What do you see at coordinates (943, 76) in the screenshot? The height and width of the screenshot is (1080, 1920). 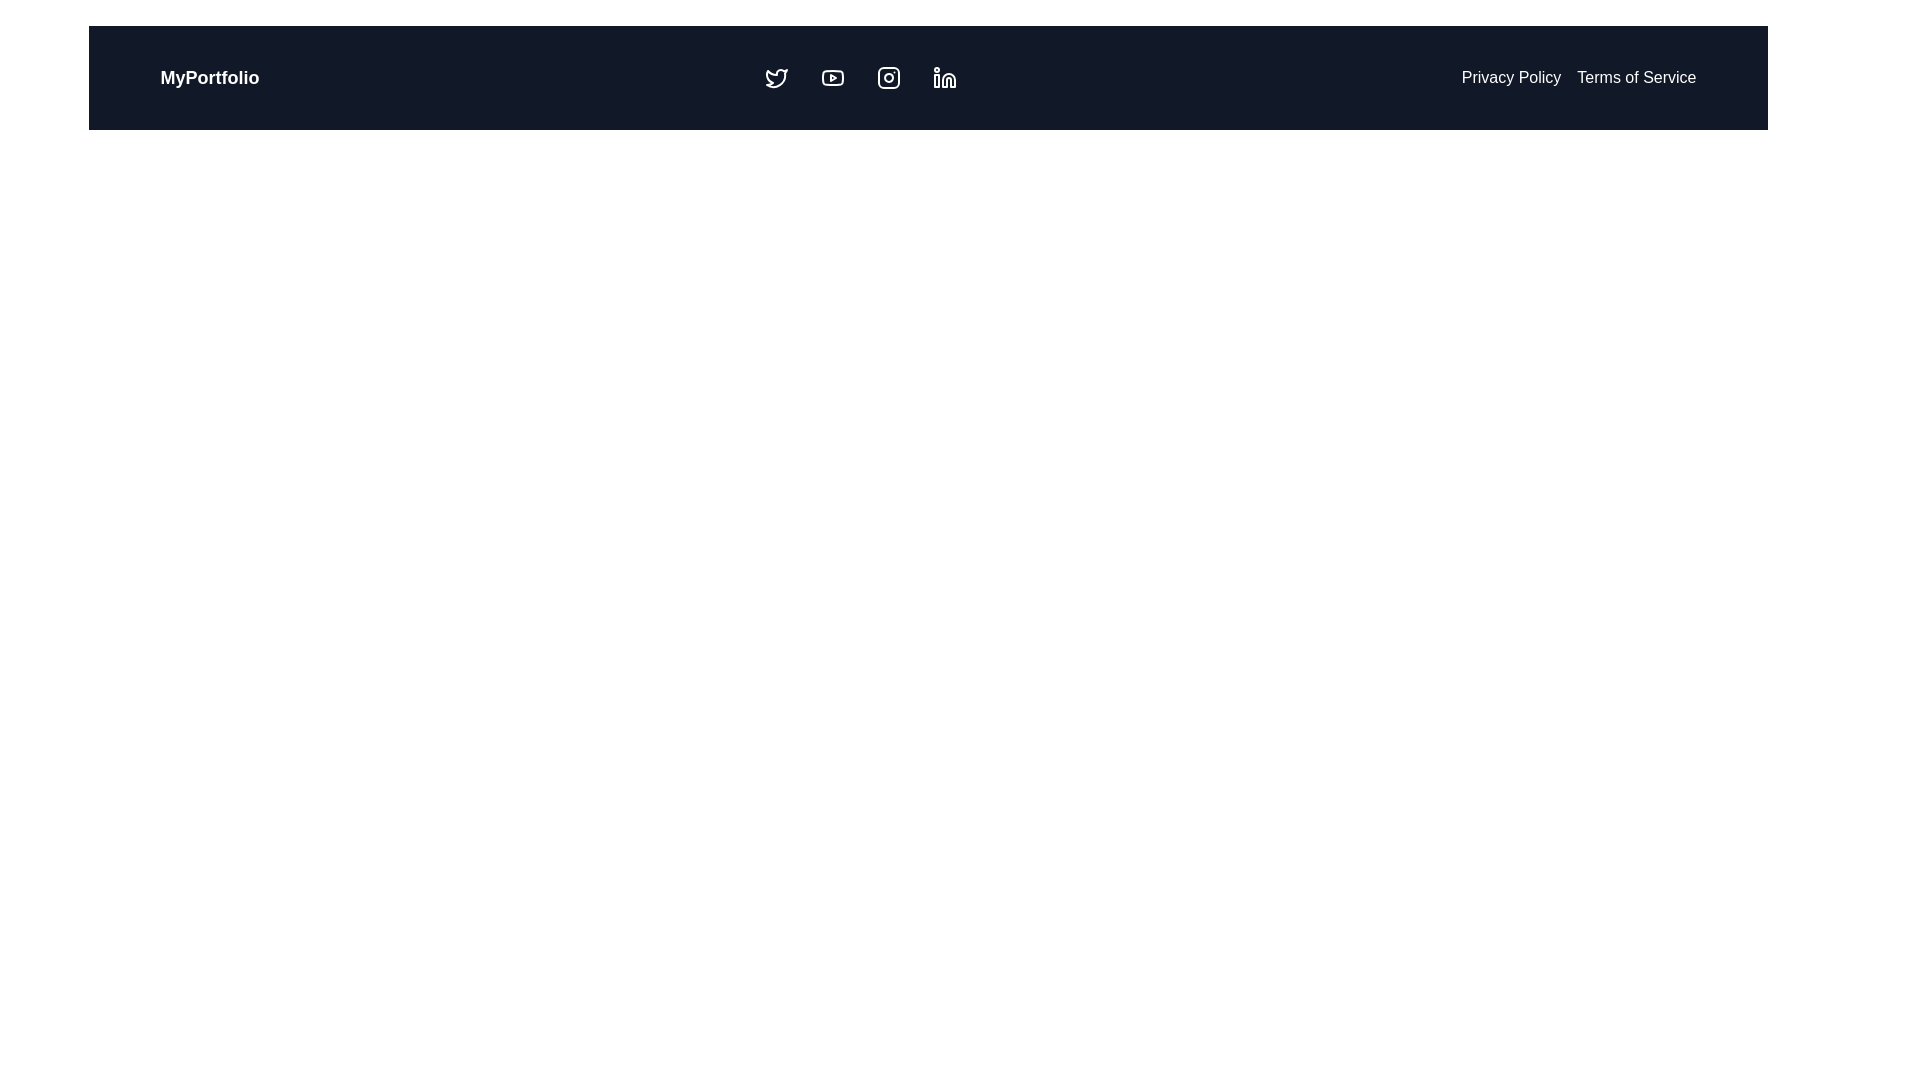 I see `the LinkedIn button, which is the fourth icon in the row of social media links in the top navigation bar` at bounding box center [943, 76].